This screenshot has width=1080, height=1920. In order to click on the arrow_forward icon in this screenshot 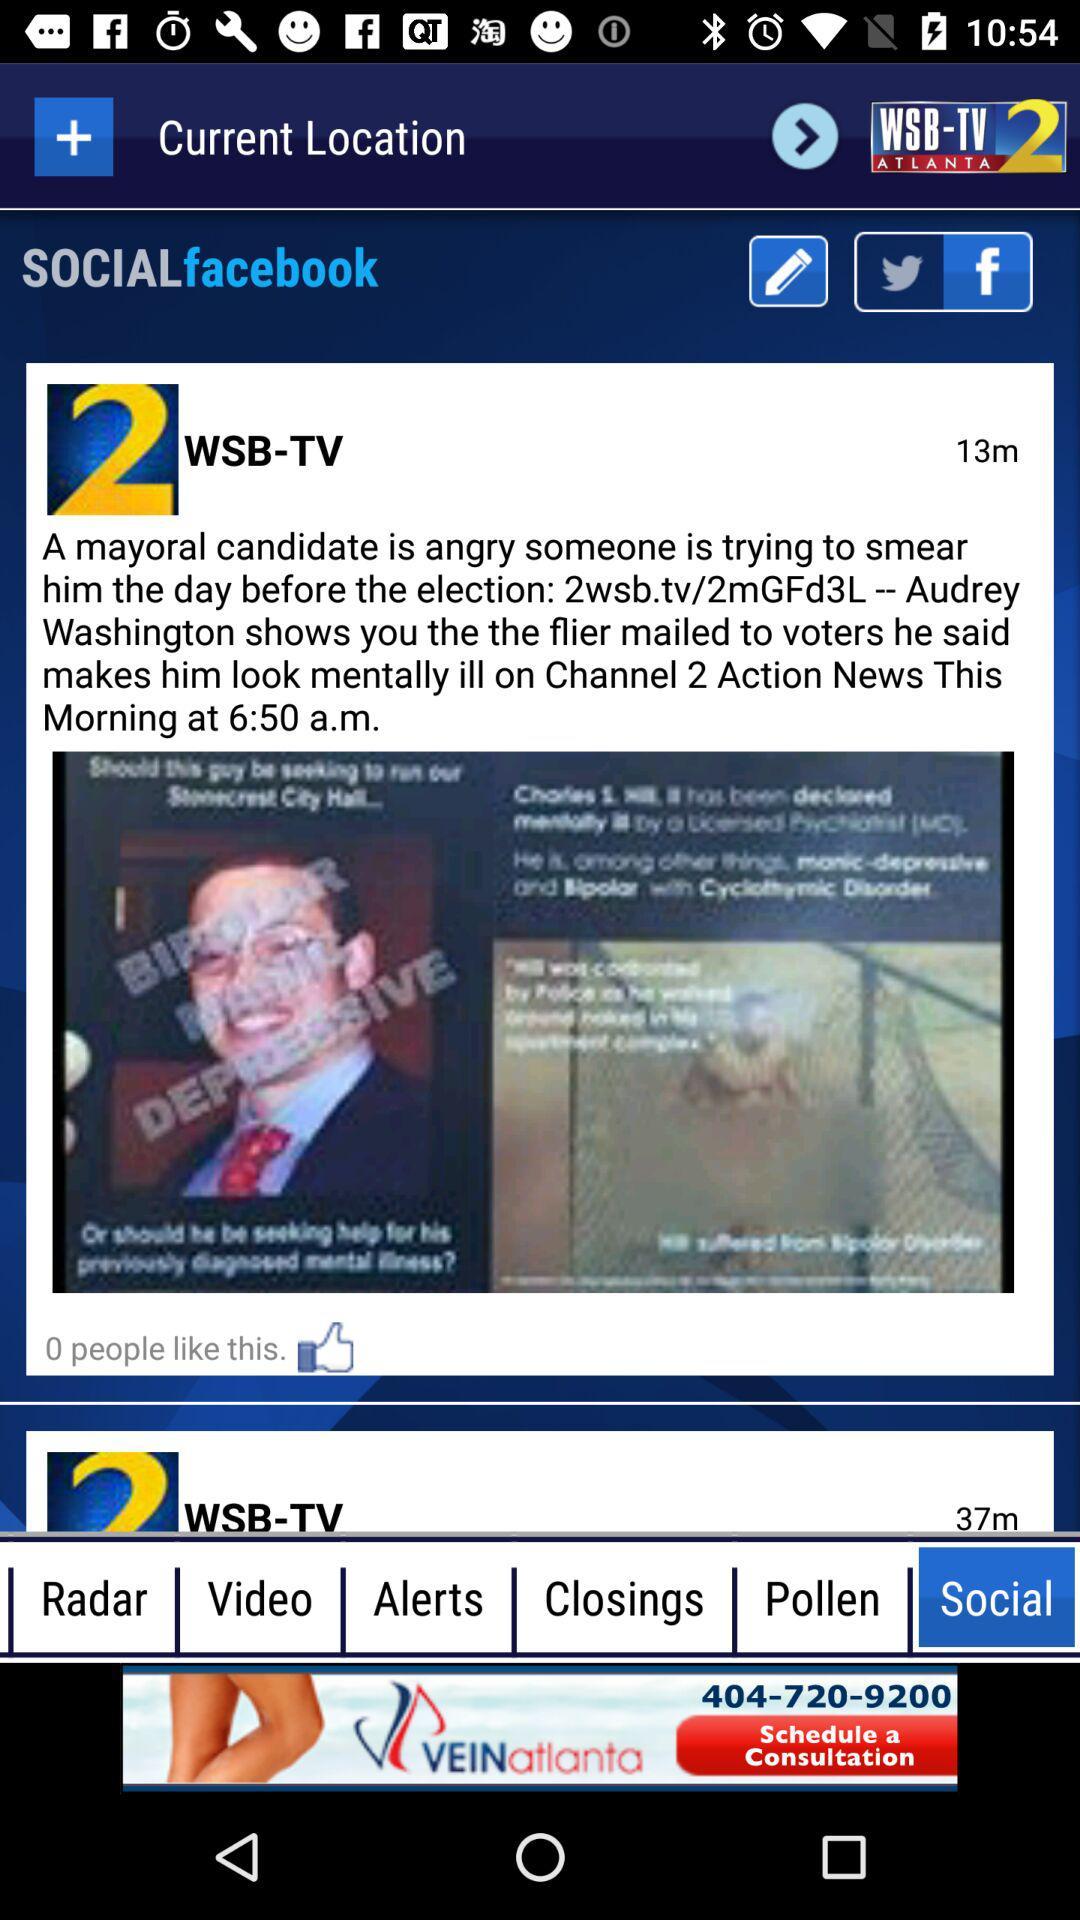, I will do `click(804, 135)`.